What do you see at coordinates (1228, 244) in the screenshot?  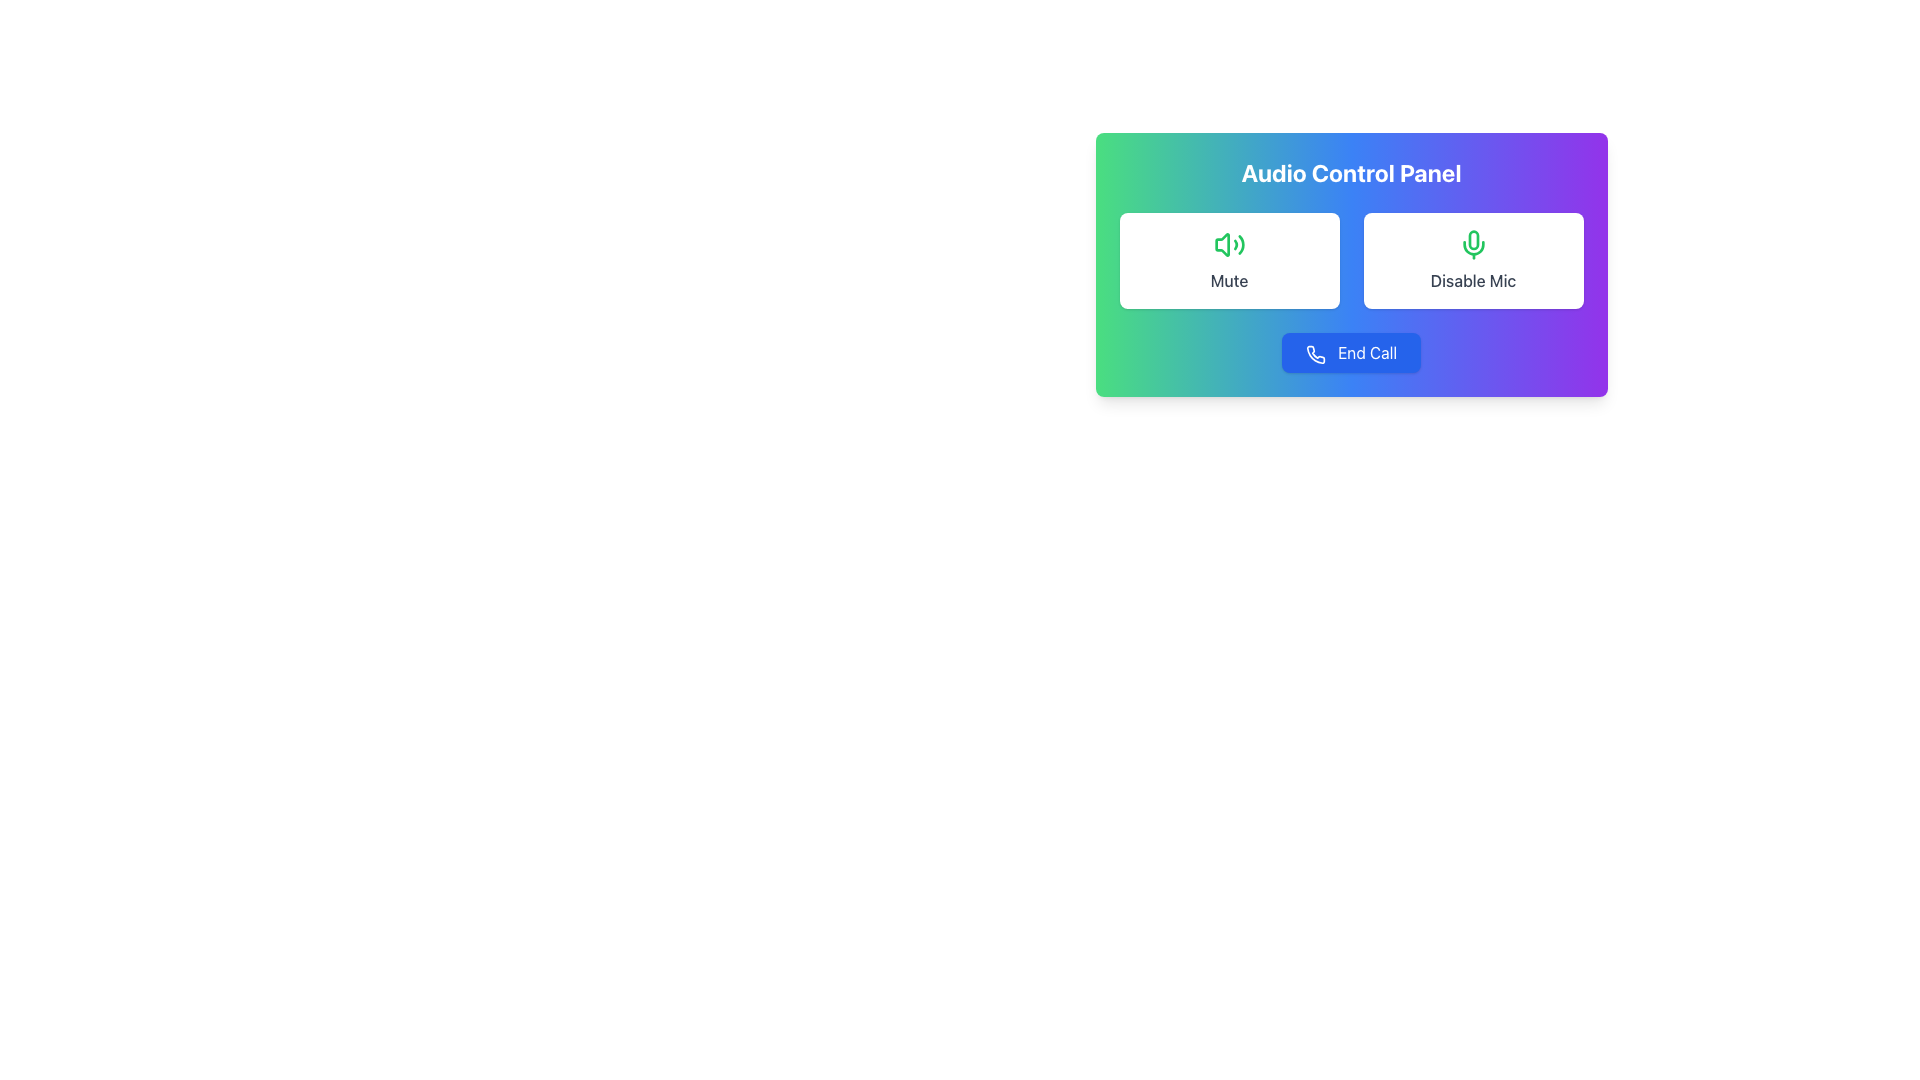 I see `the green sound volume icon located at the top-center of the 'Mute' card` at bounding box center [1228, 244].